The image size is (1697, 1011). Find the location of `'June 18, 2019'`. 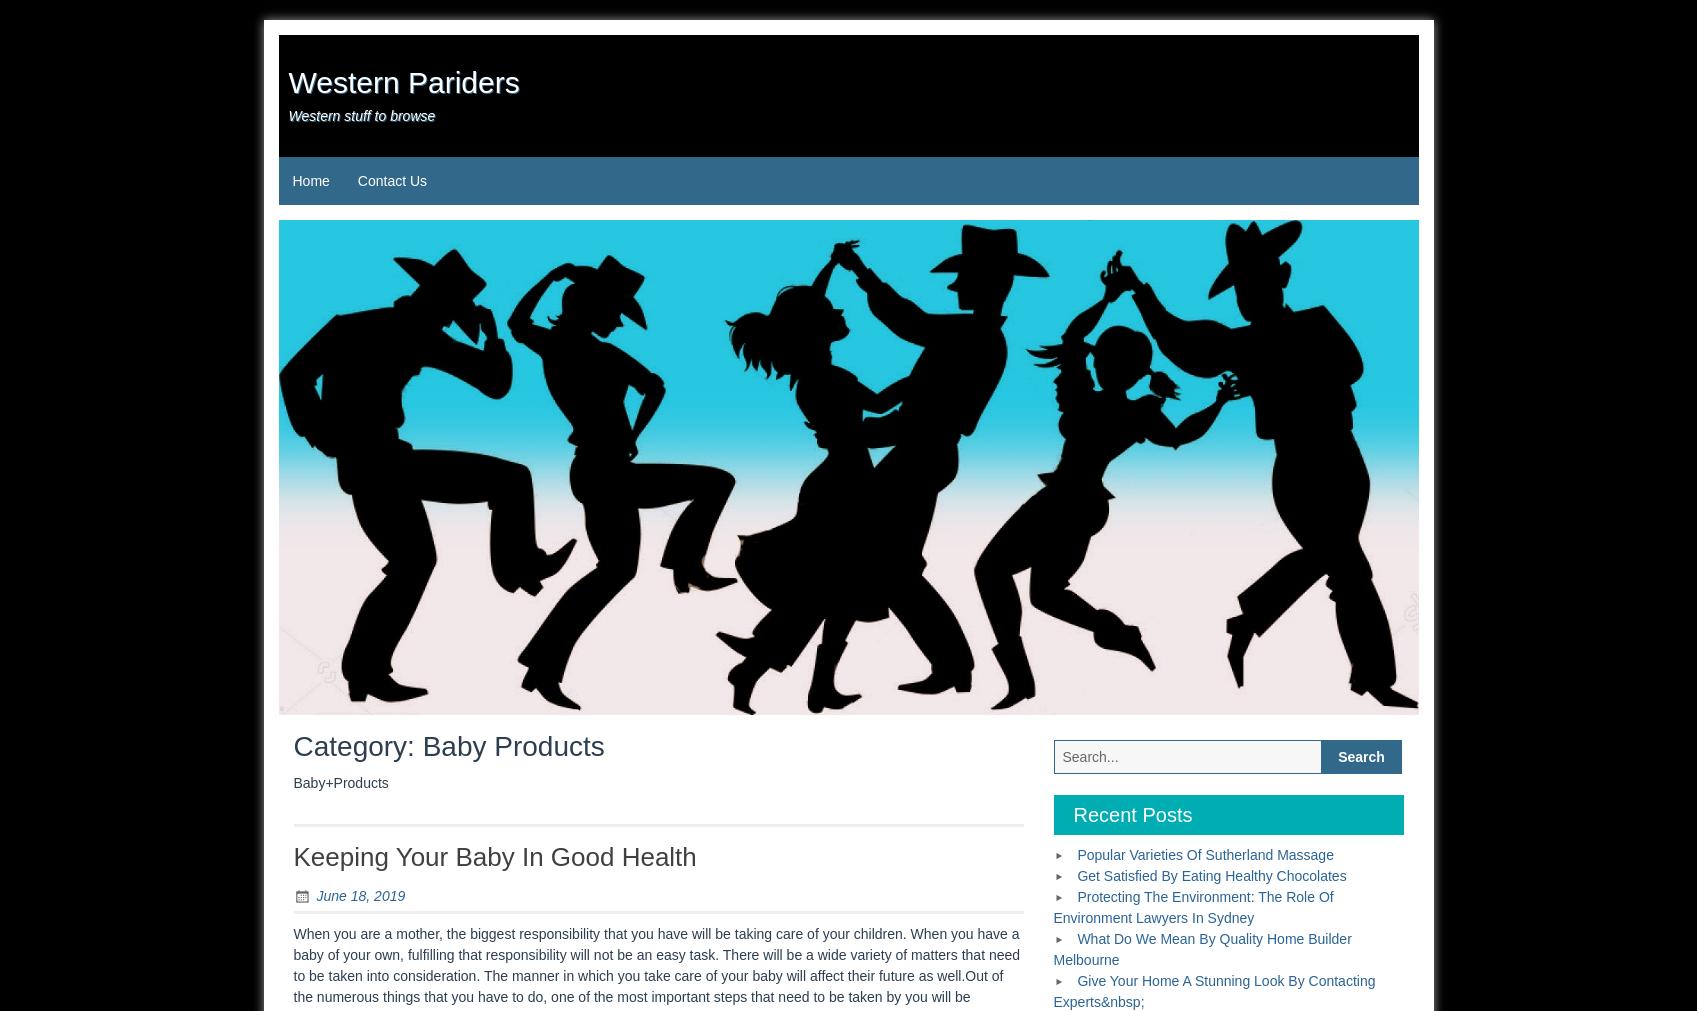

'June 18, 2019' is located at coordinates (360, 895).